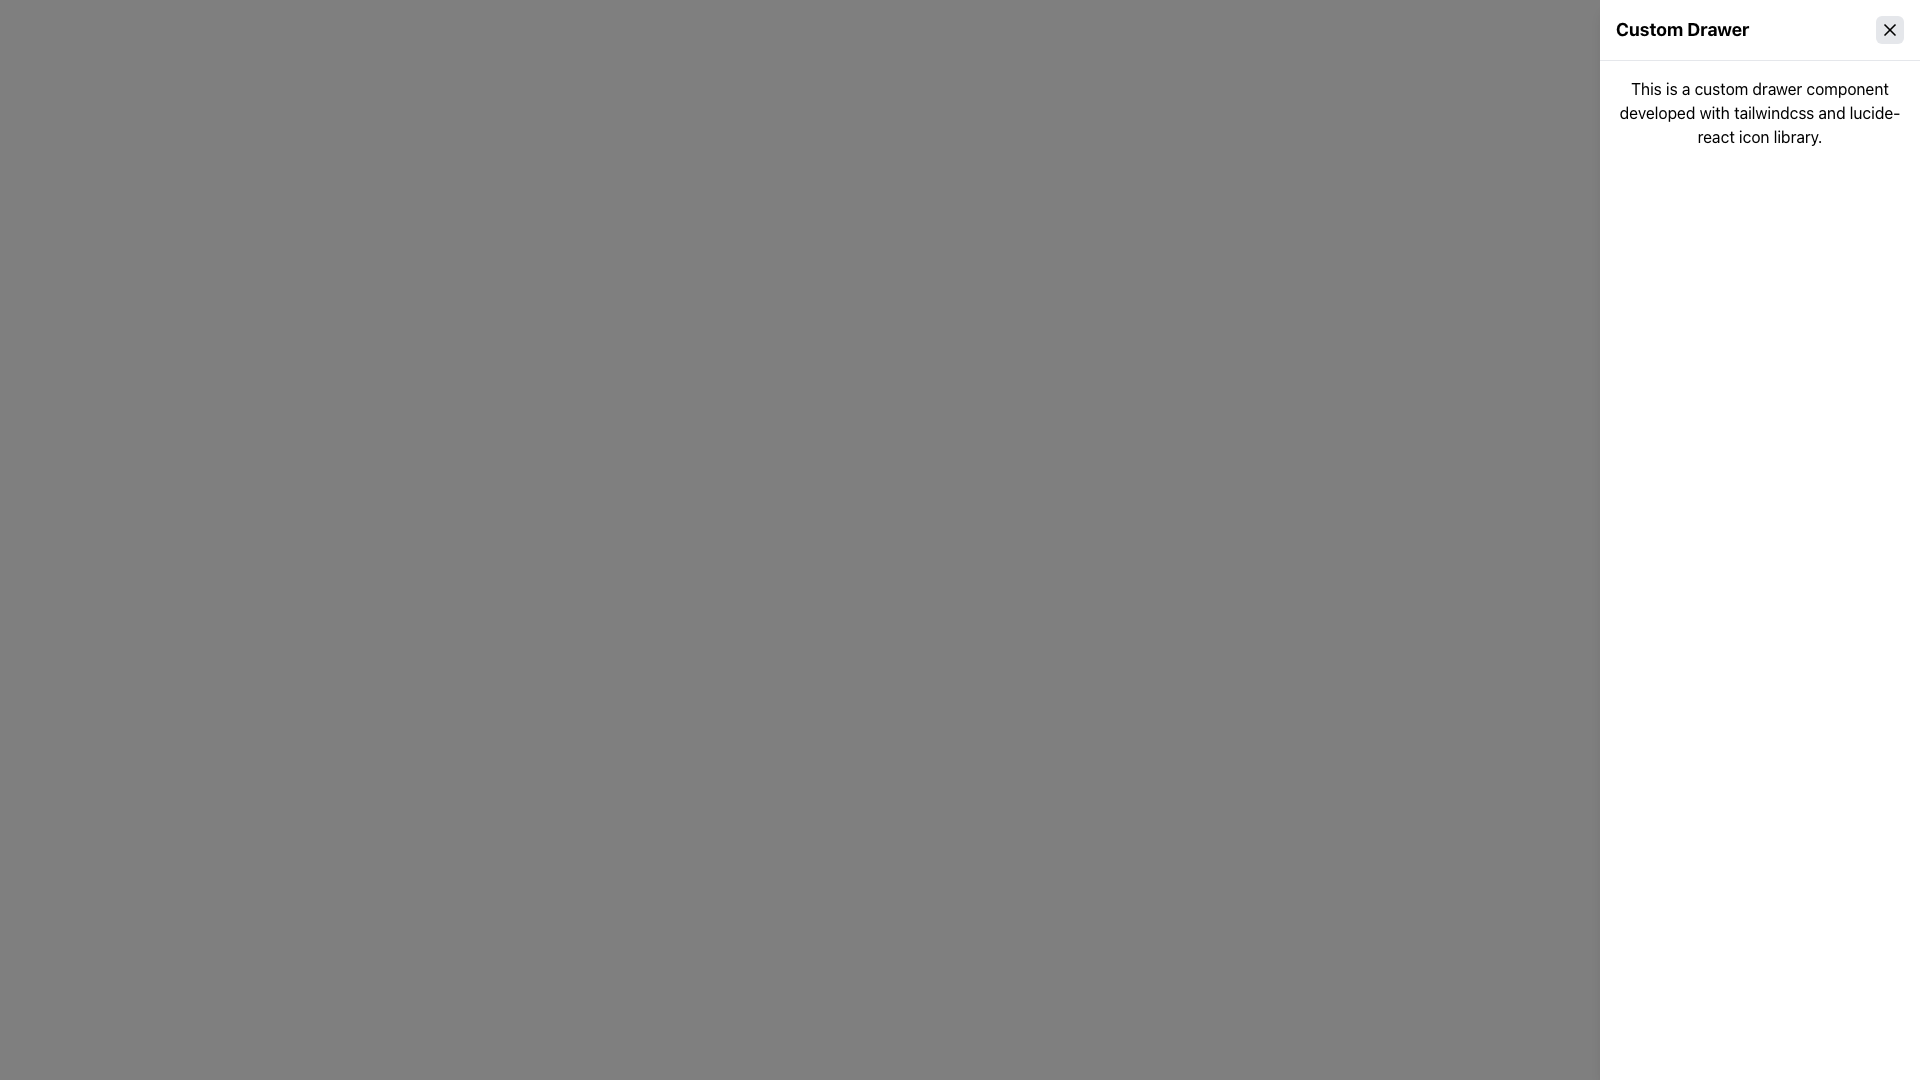 The width and height of the screenshot is (1920, 1080). Describe the element at coordinates (1889, 30) in the screenshot. I see `the close button located at the top-right side of the 'Custom Drawer' component` at that location.